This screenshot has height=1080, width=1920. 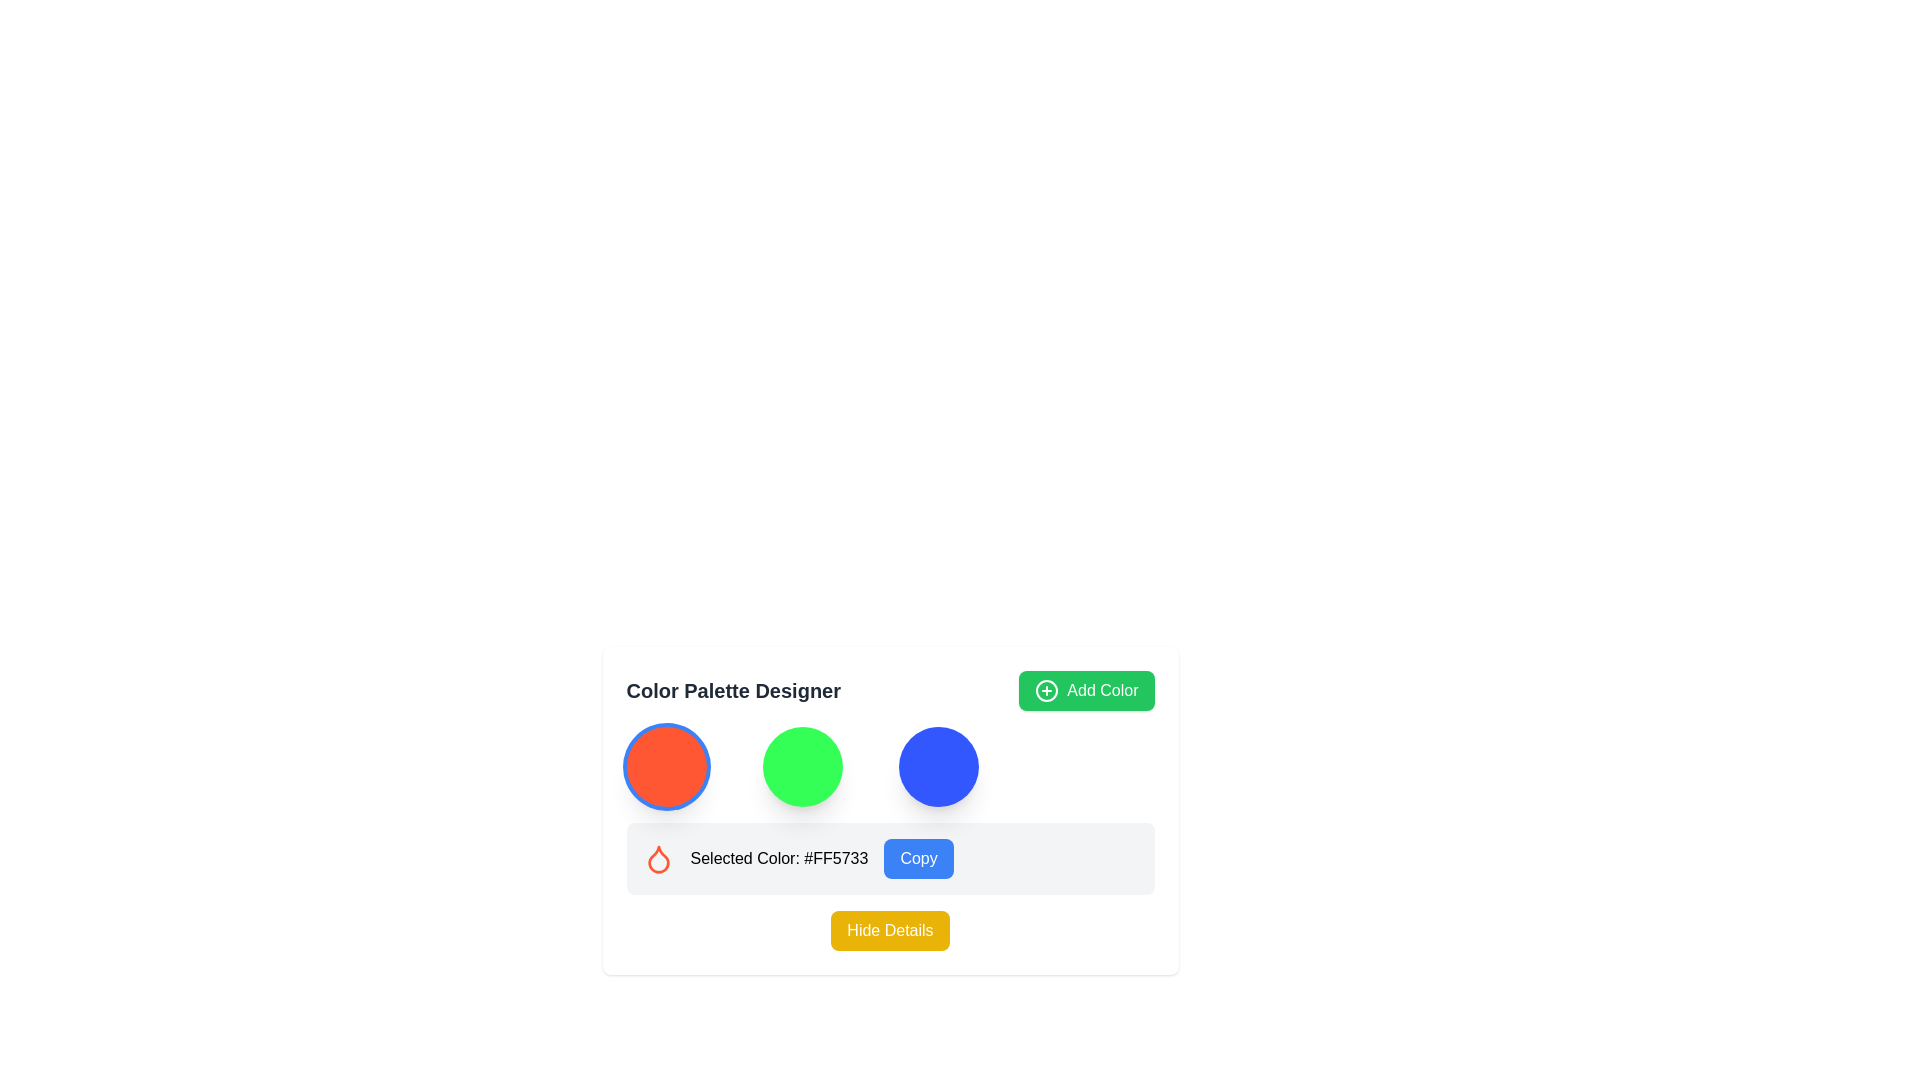 What do you see at coordinates (778, 858) in the screenshot?
I see `the static text displaying 'Selected Color: #FF5733', which is positioned to the right of the droplet icon and to the left of the 'Copy' button` at bounding box center [778, 858].